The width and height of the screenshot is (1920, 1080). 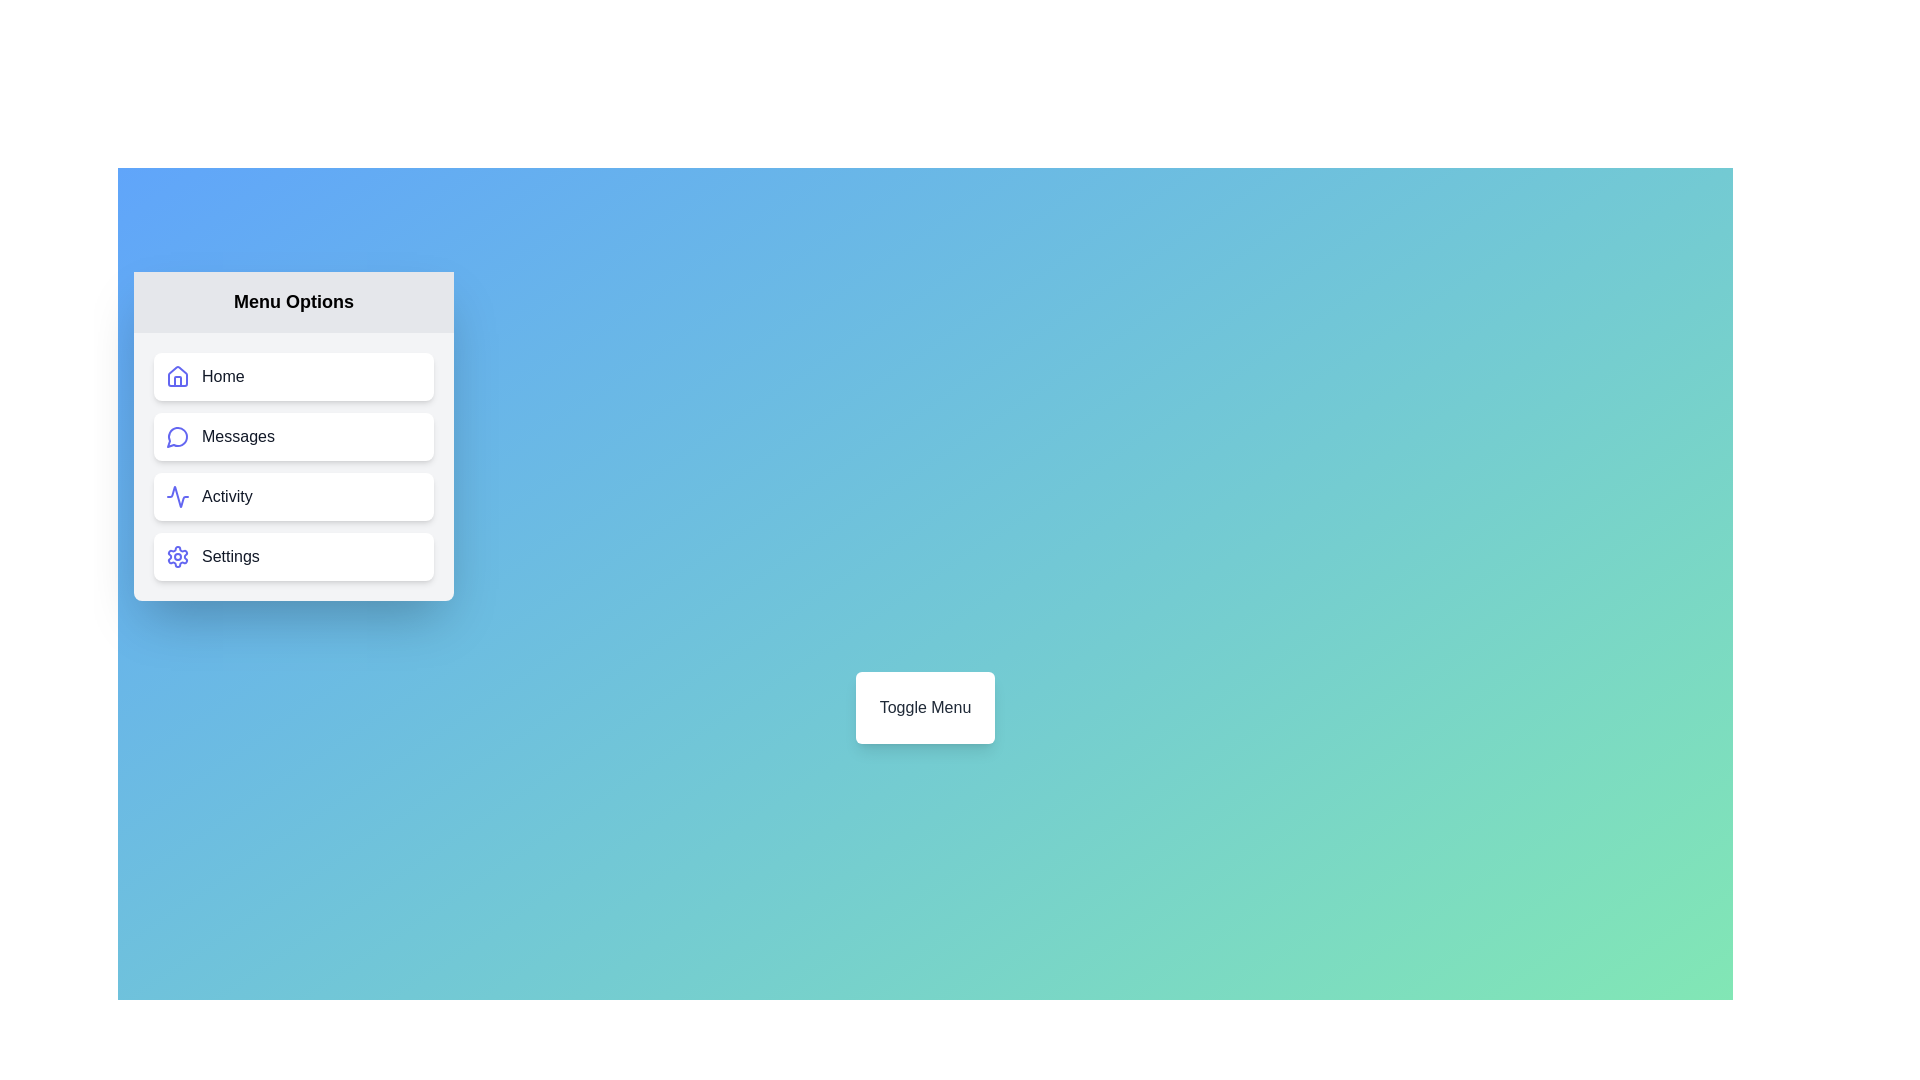 What do you see at coordinates (292, 496) in the screenshot?
I see `the Activity menu item` at bounding box center [292, 496].